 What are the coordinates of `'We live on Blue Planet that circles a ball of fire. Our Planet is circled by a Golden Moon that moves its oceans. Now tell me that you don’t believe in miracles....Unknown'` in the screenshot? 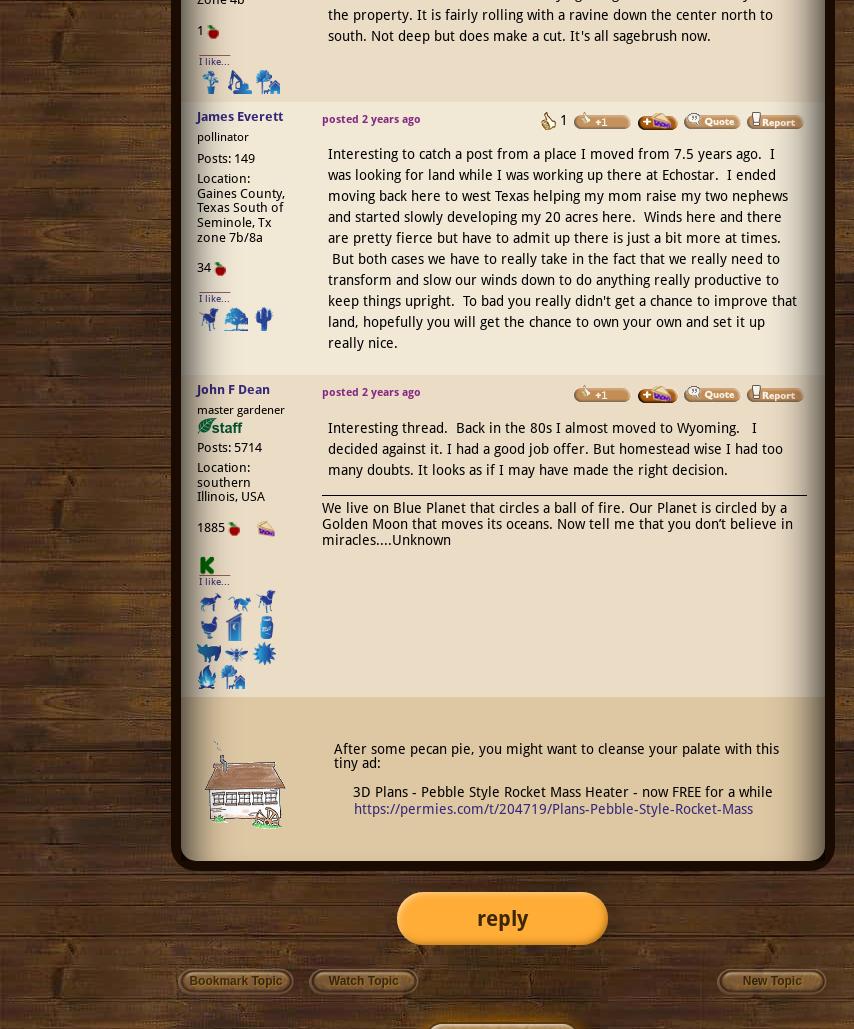 It's located at (320, 522).